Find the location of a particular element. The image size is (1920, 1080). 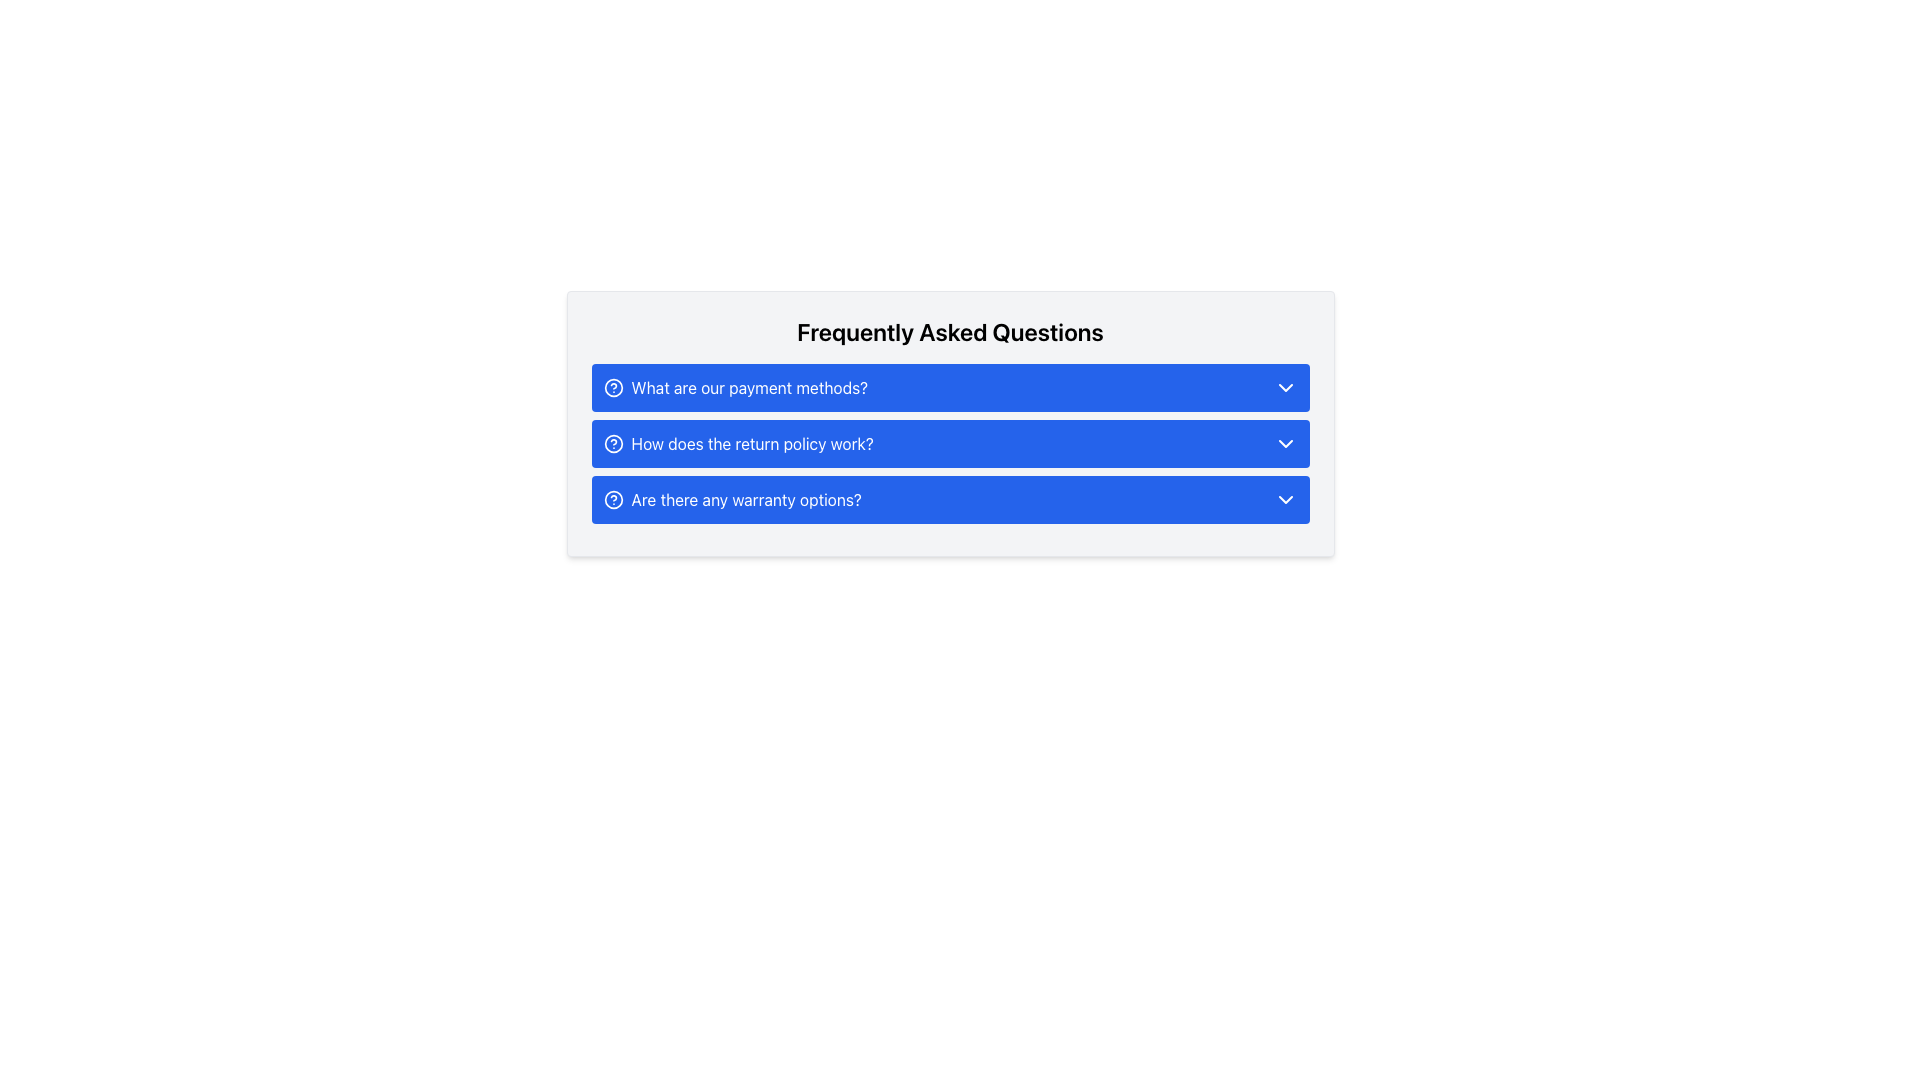

the downward-pointing chevron icon button located at the far right side next to the text 'What are our payment methods?' is located at coordinates (1285, 388).